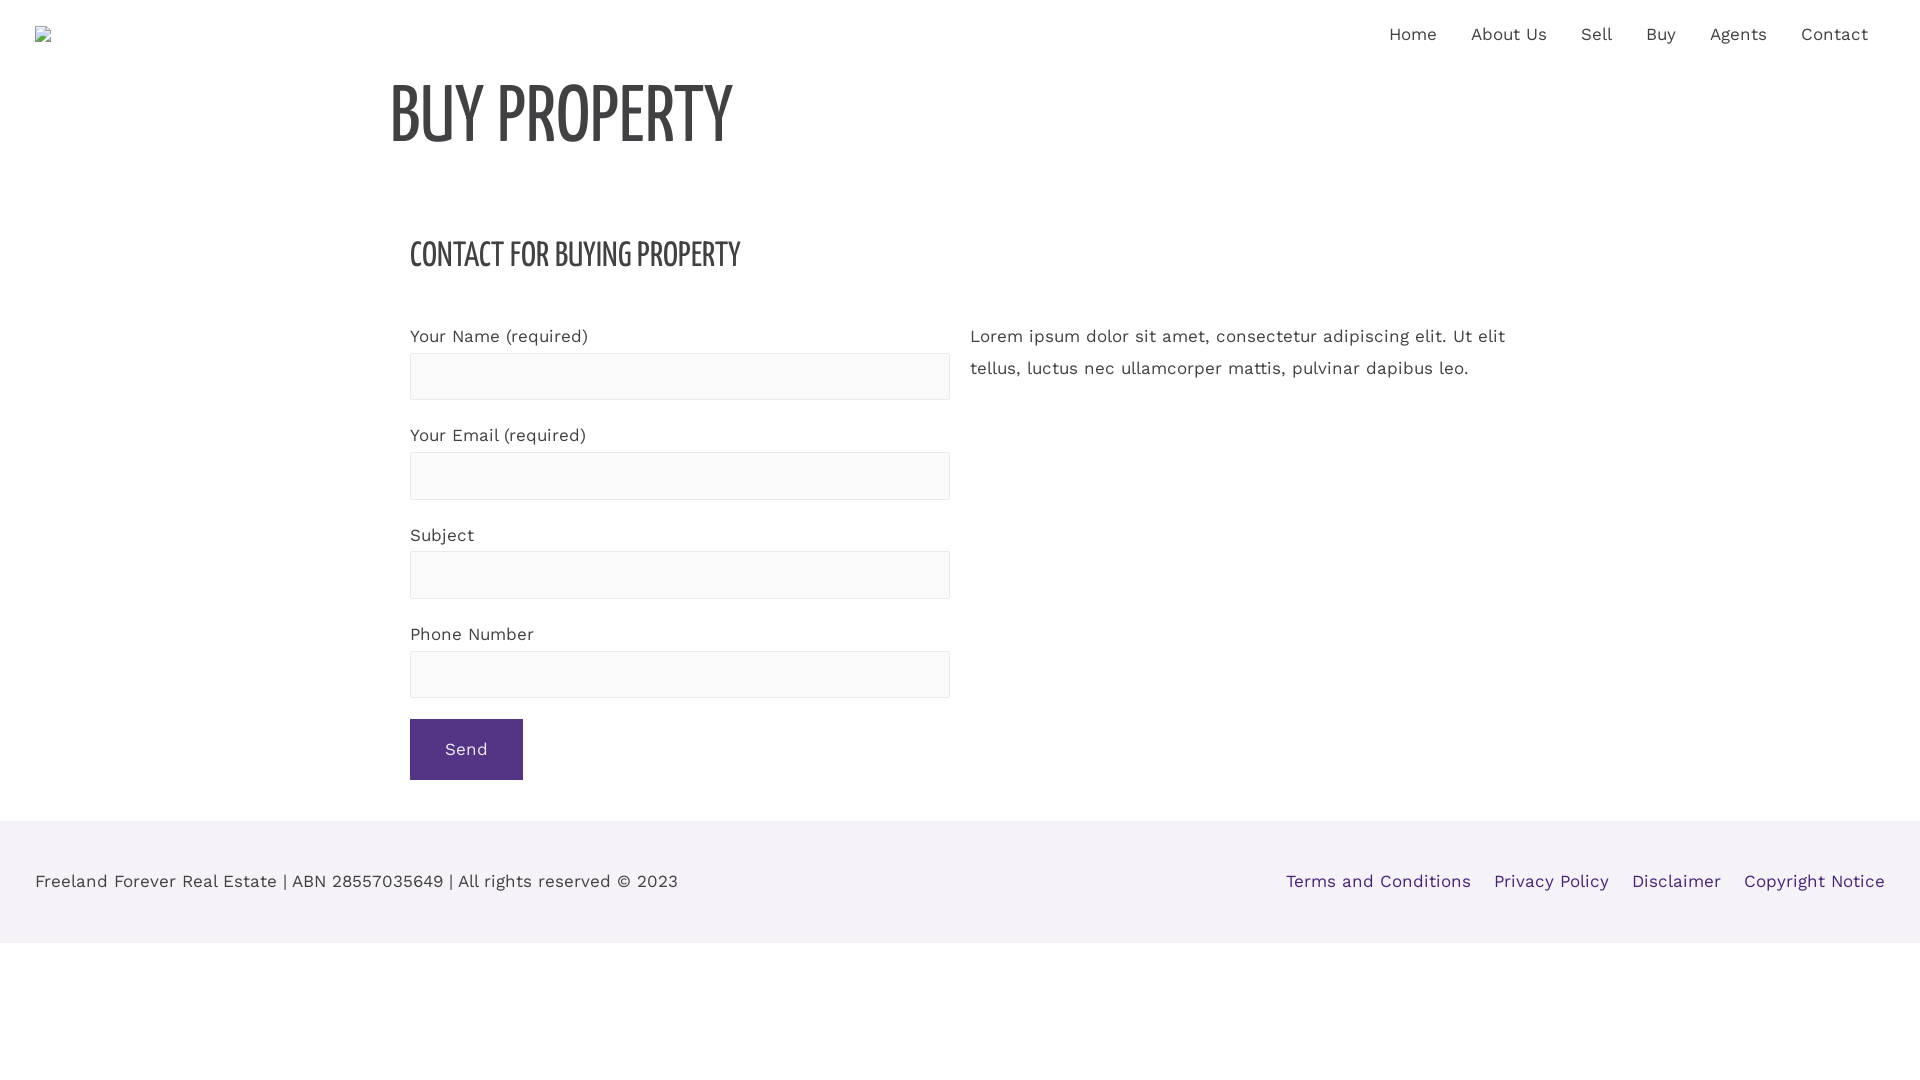 This screenshot has width=1920, height=1080. What do you see at coordinates (1660, 34) in the screenshot?
I see `'Buy'` at bounding box center [1660, 34].